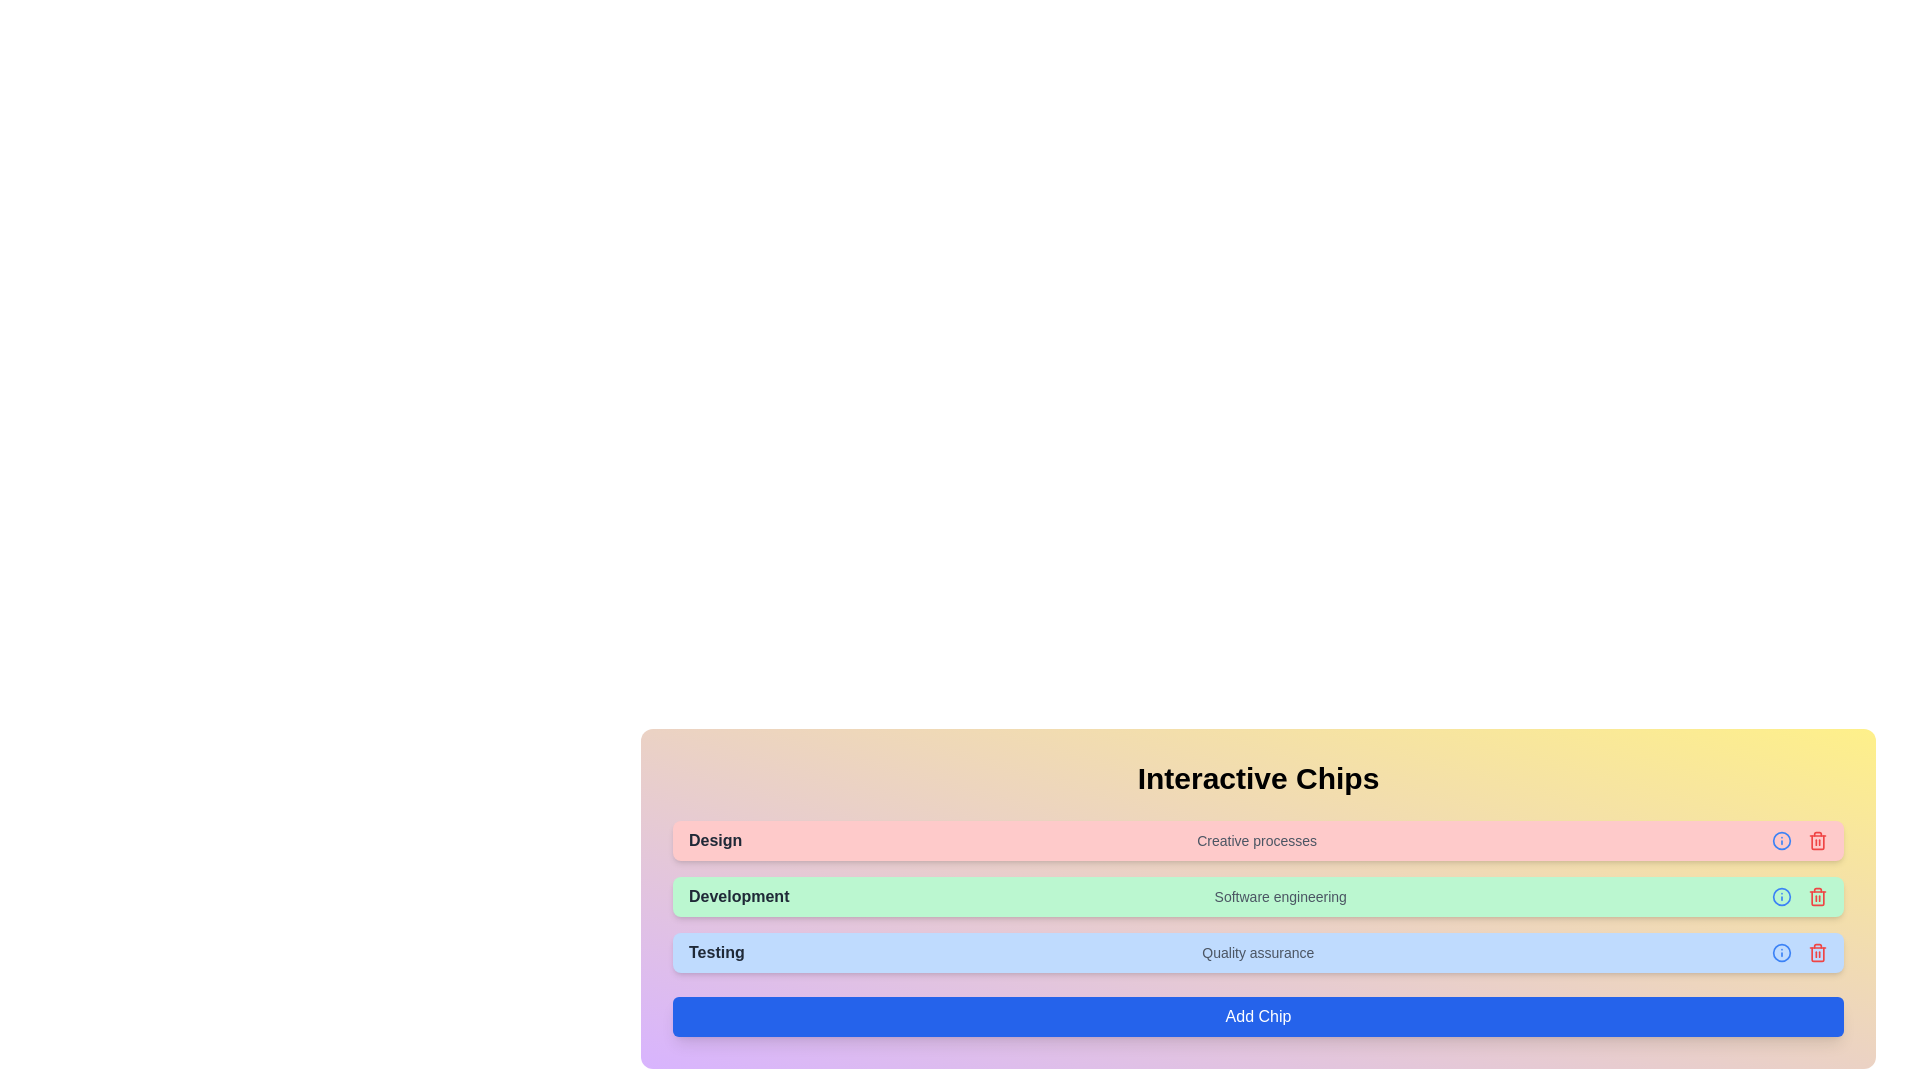 This screenshot has width=1920, height=1080. Describe the element at coordinates (1818, 840) in the screenshot. I see `'Trash' icon for the chip labeled Design` at that location.